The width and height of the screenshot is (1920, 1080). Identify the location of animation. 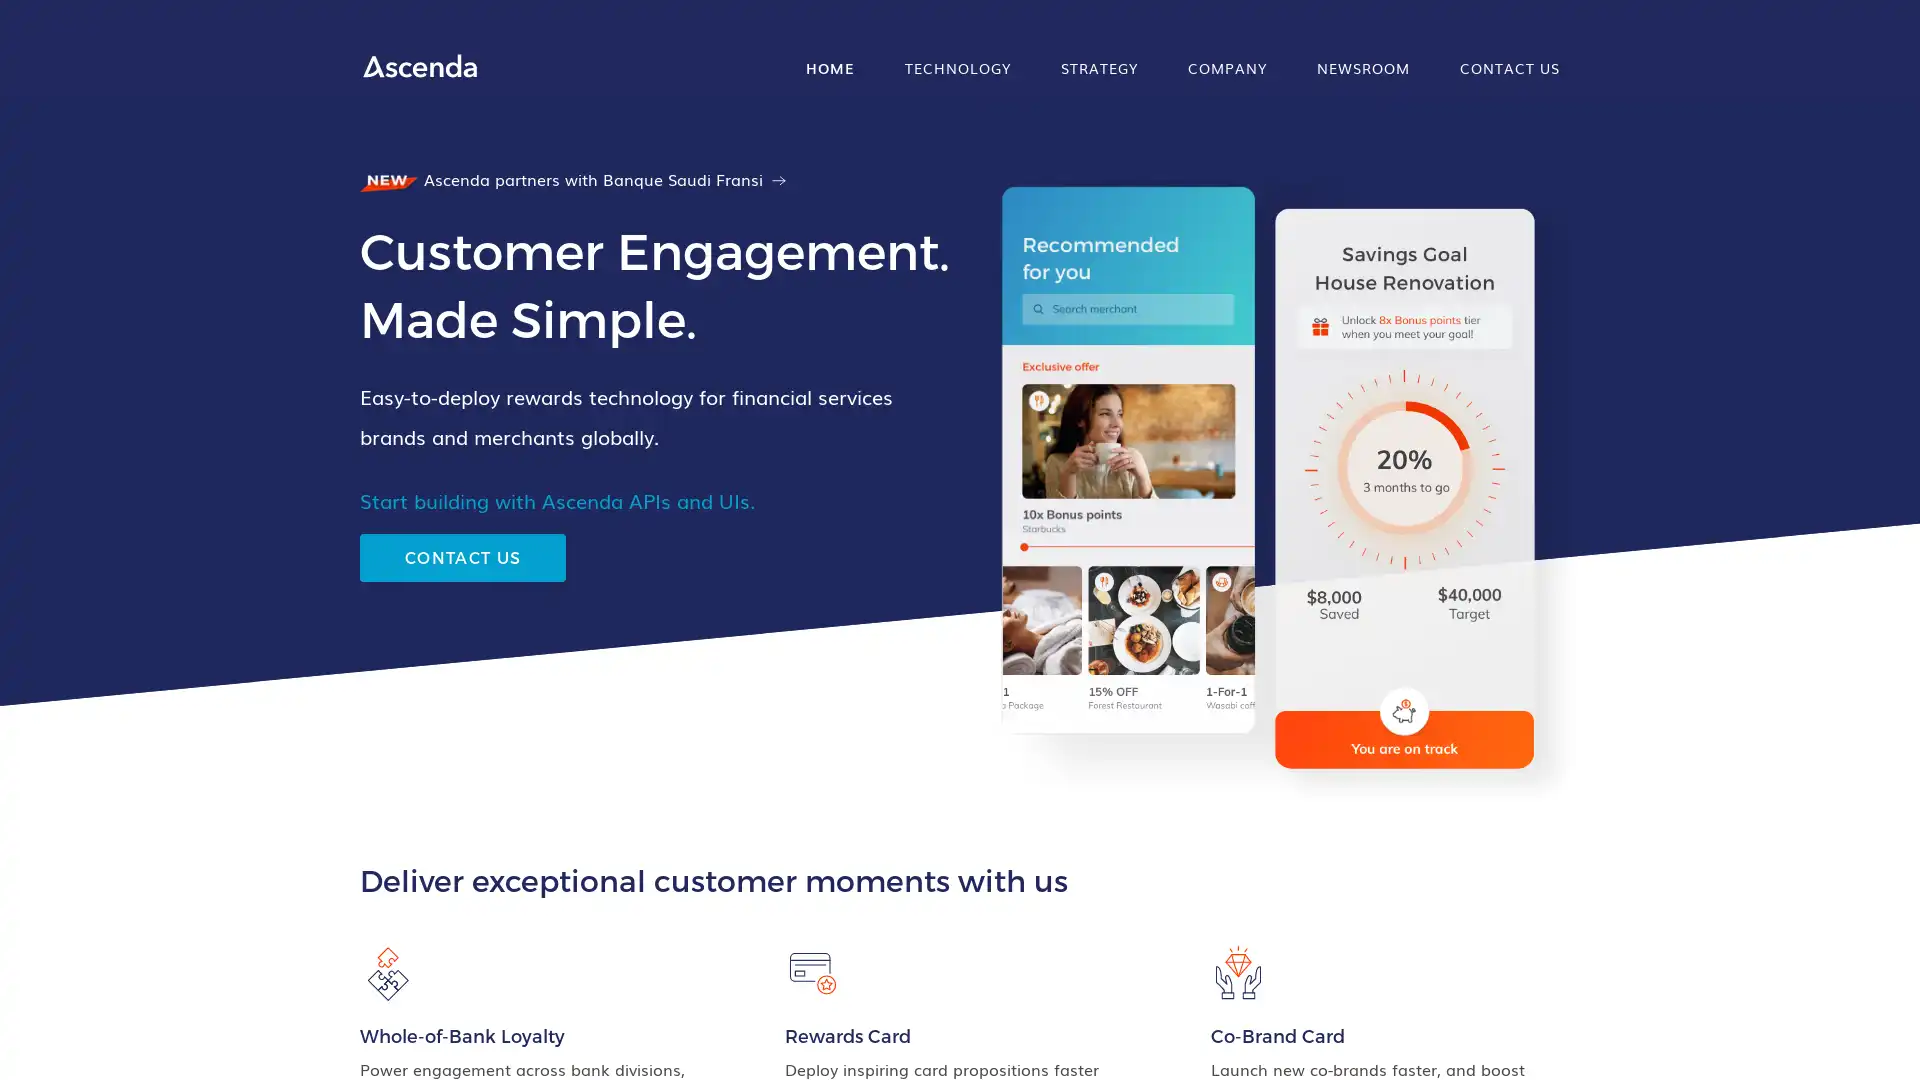
(387, 972).